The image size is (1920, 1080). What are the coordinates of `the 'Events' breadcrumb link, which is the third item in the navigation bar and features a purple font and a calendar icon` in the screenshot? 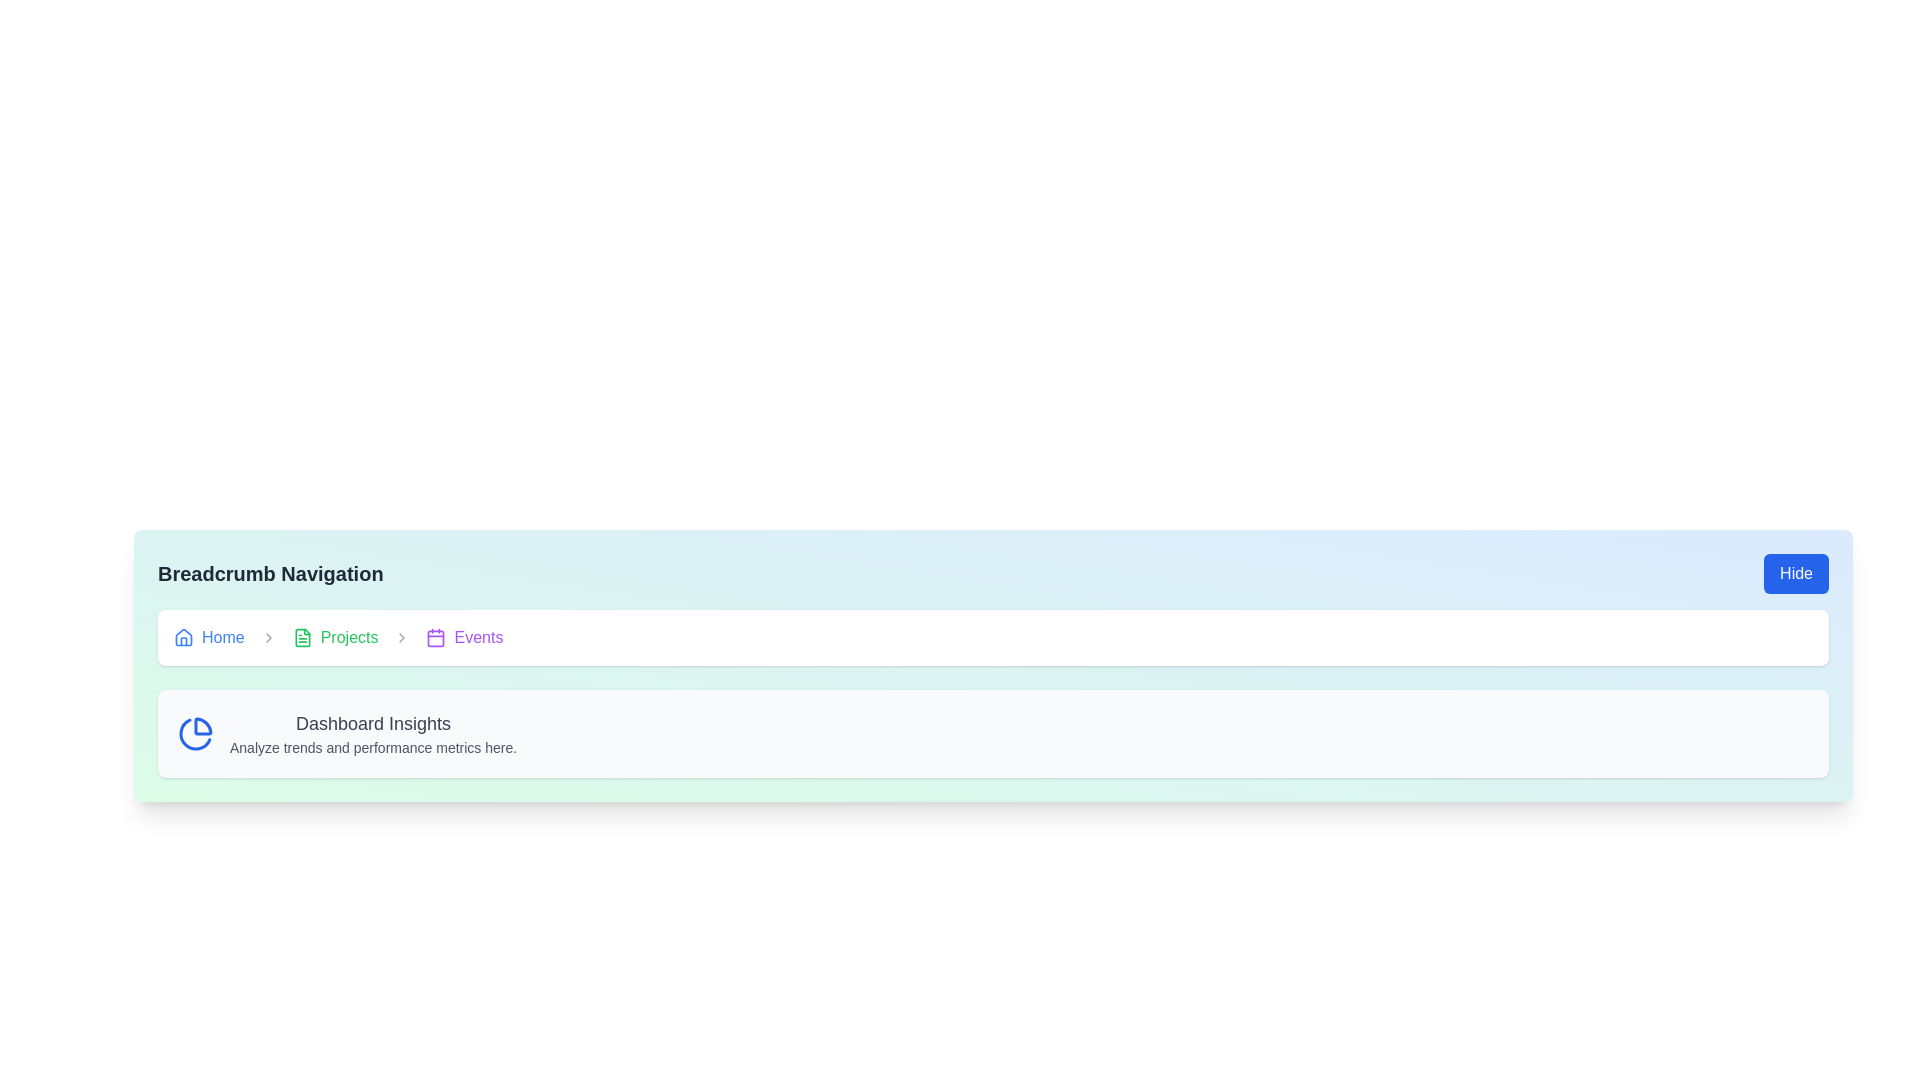 It's located at (464, 637).